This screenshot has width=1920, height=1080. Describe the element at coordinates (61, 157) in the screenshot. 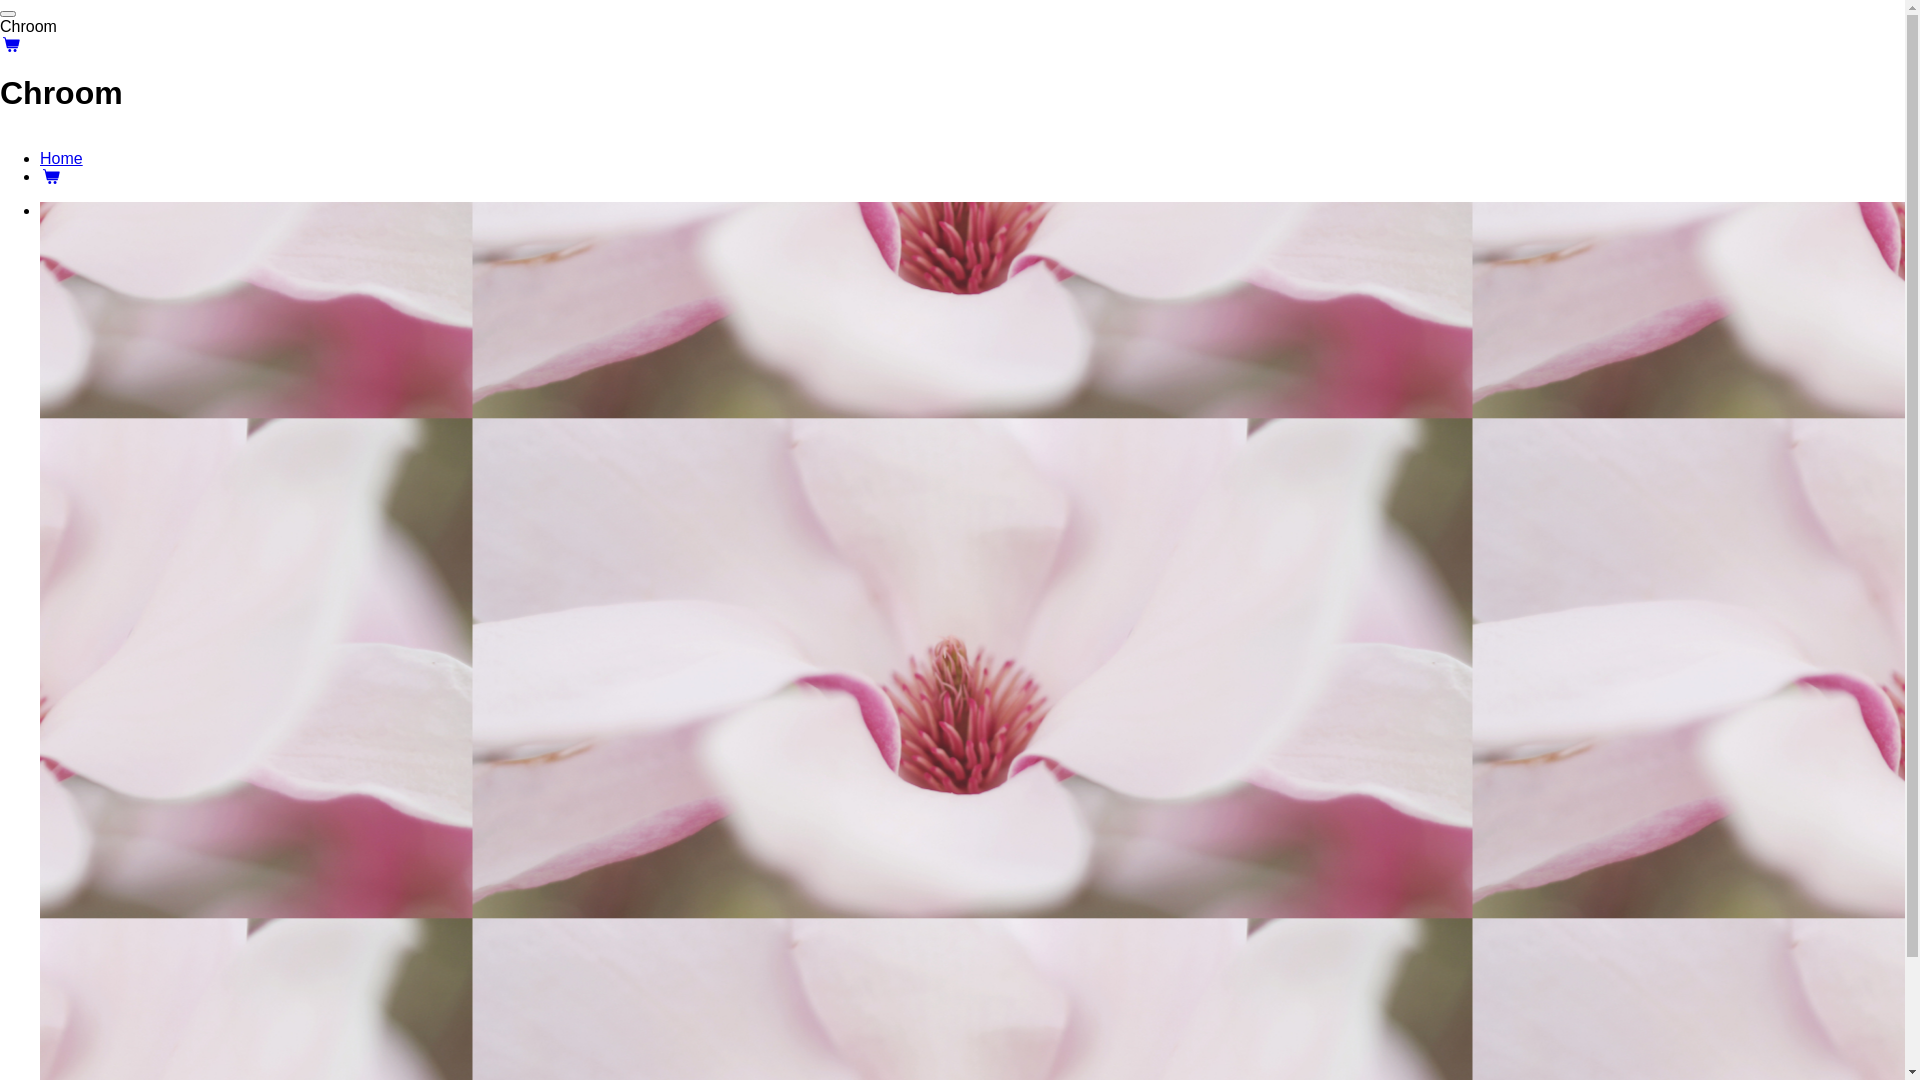

I see `'Home'` at that location.